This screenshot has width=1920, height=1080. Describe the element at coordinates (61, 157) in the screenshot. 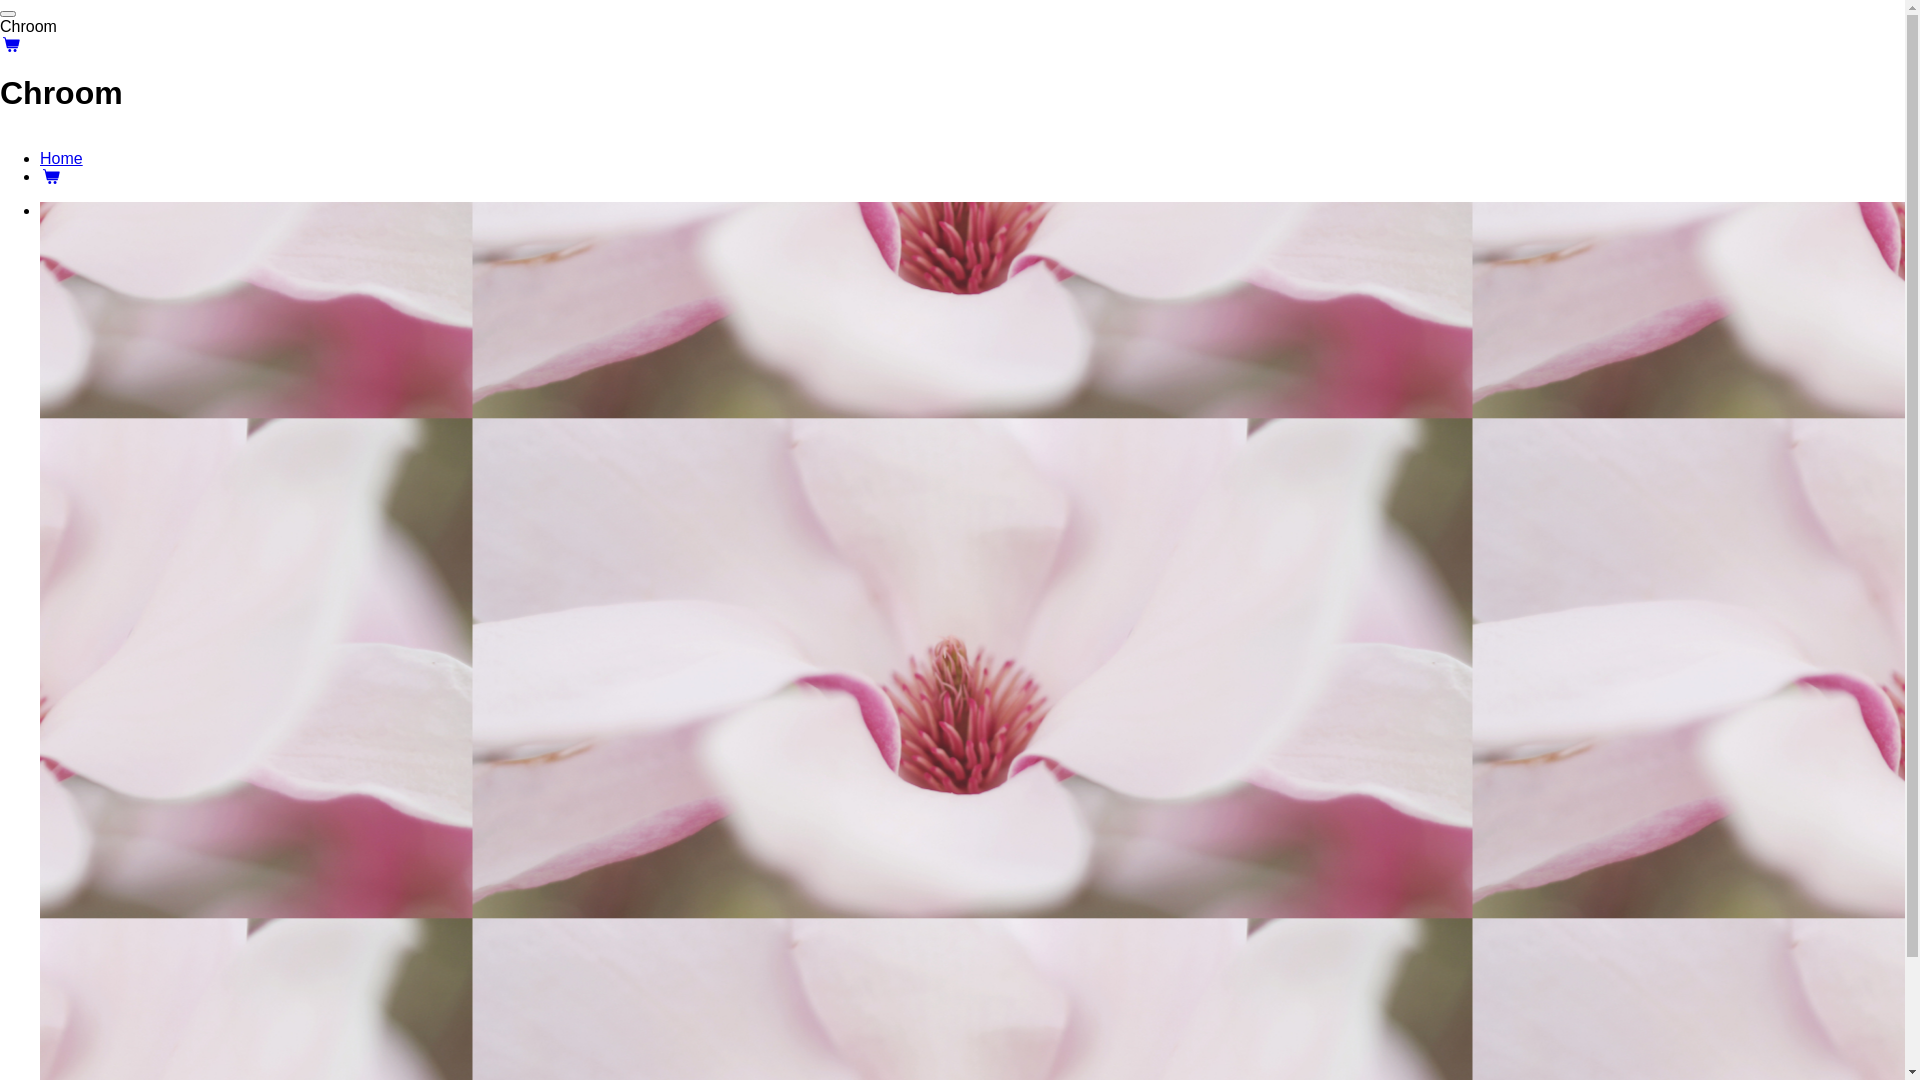

I see `'Home'` at that location.